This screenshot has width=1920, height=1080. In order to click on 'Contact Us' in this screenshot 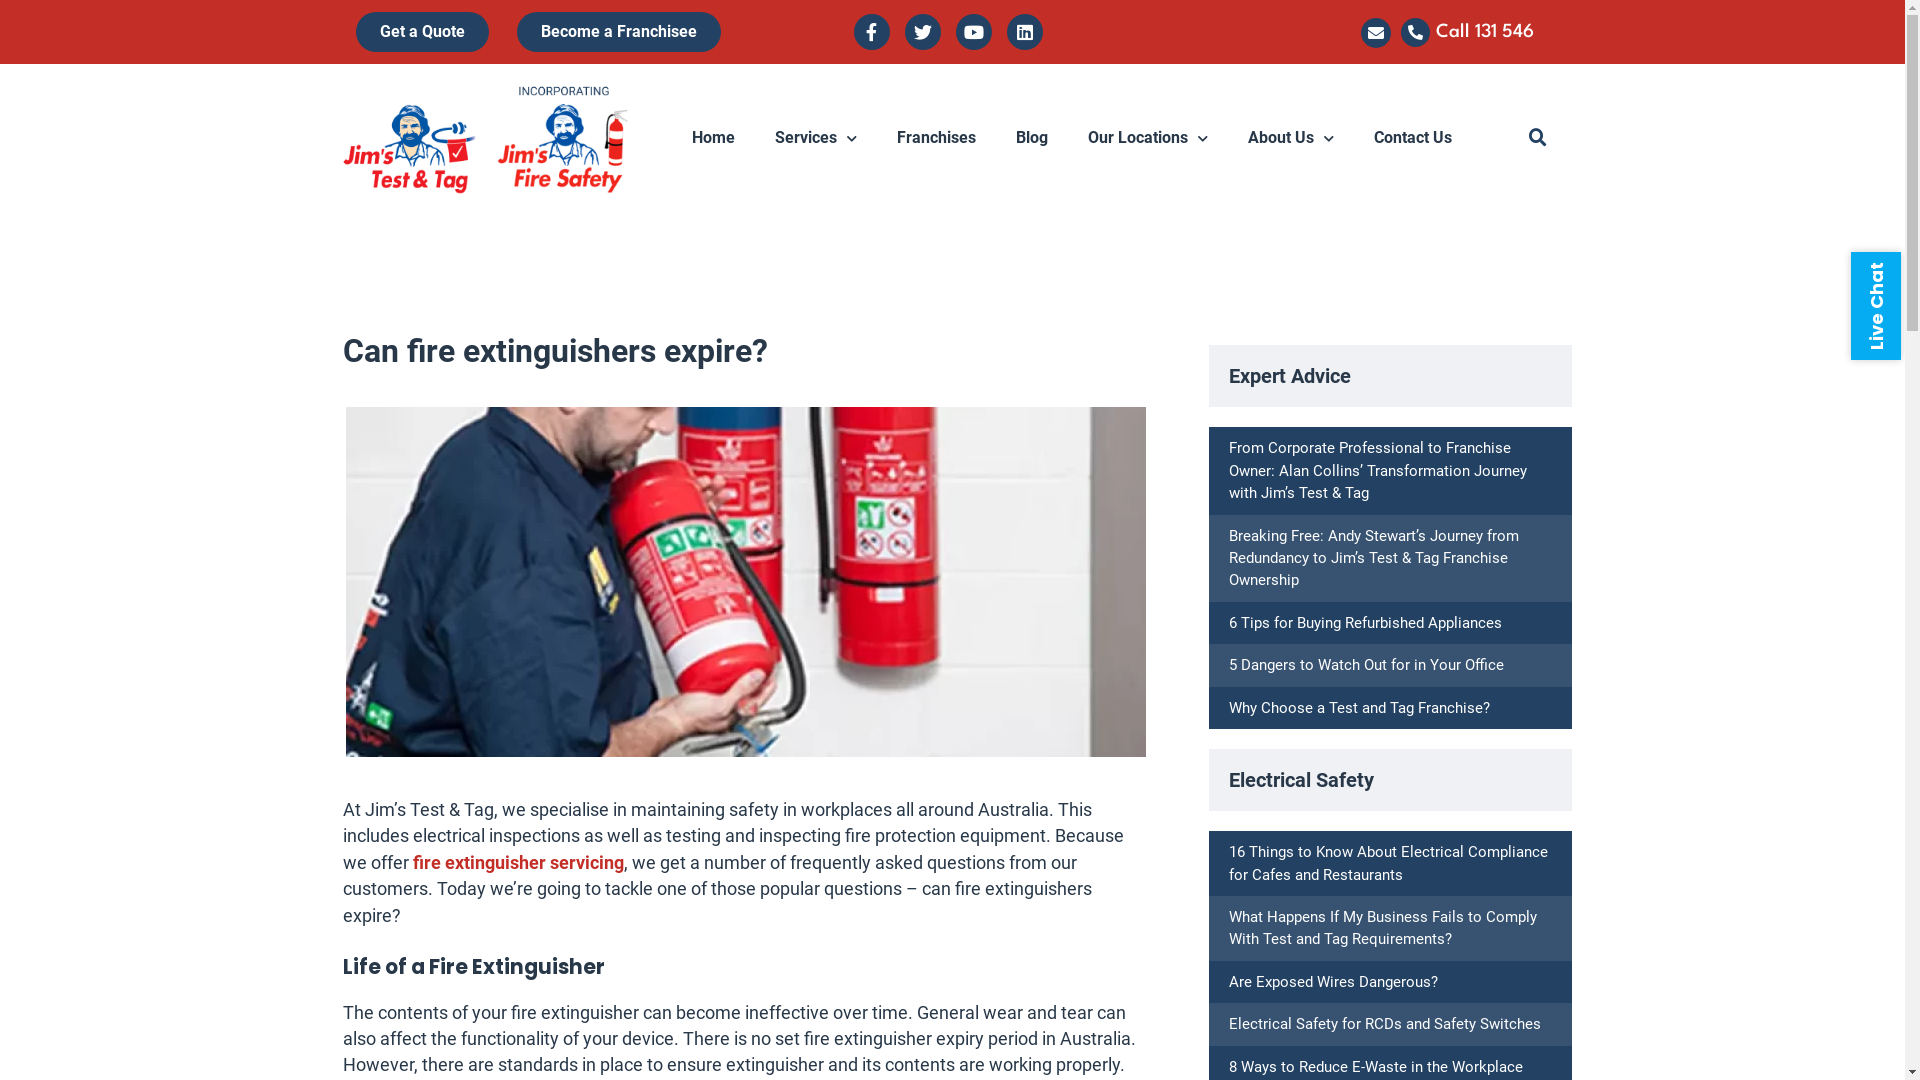, I will do `click(1411, 137)`.